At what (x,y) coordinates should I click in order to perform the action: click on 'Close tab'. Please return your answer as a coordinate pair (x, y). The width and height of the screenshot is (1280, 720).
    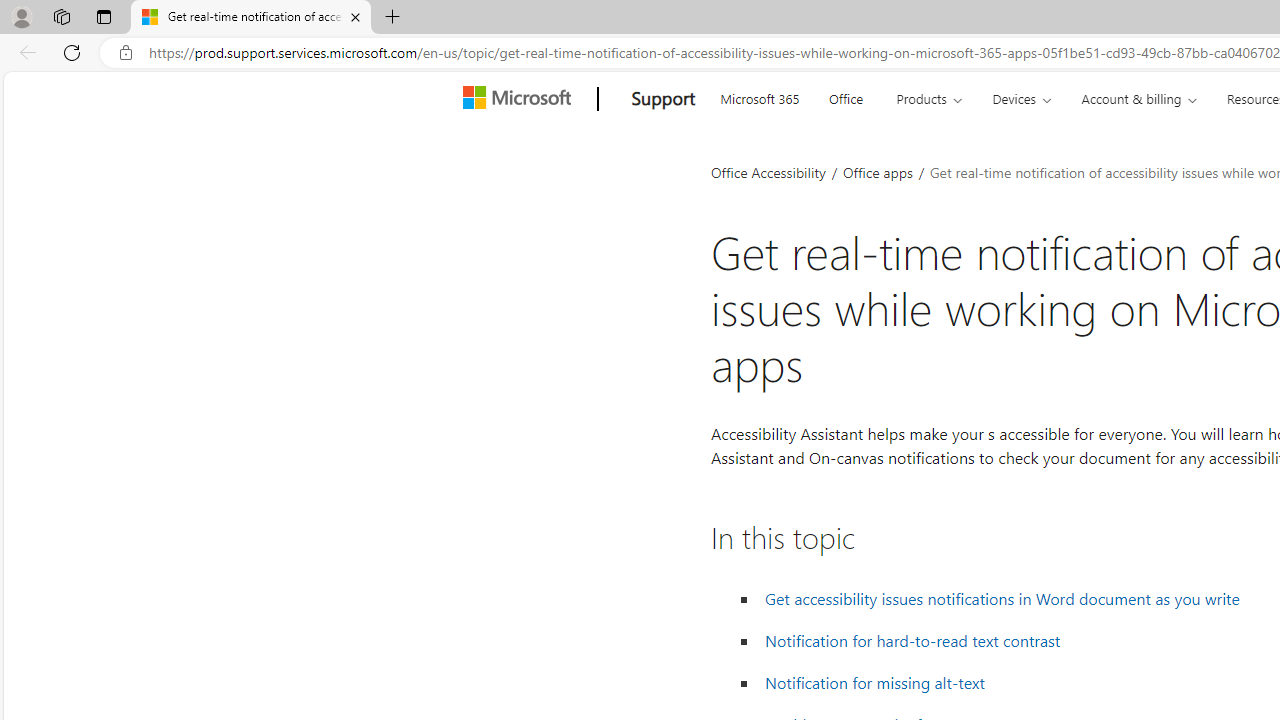
    Looking at the image, I should click on (355, 17).